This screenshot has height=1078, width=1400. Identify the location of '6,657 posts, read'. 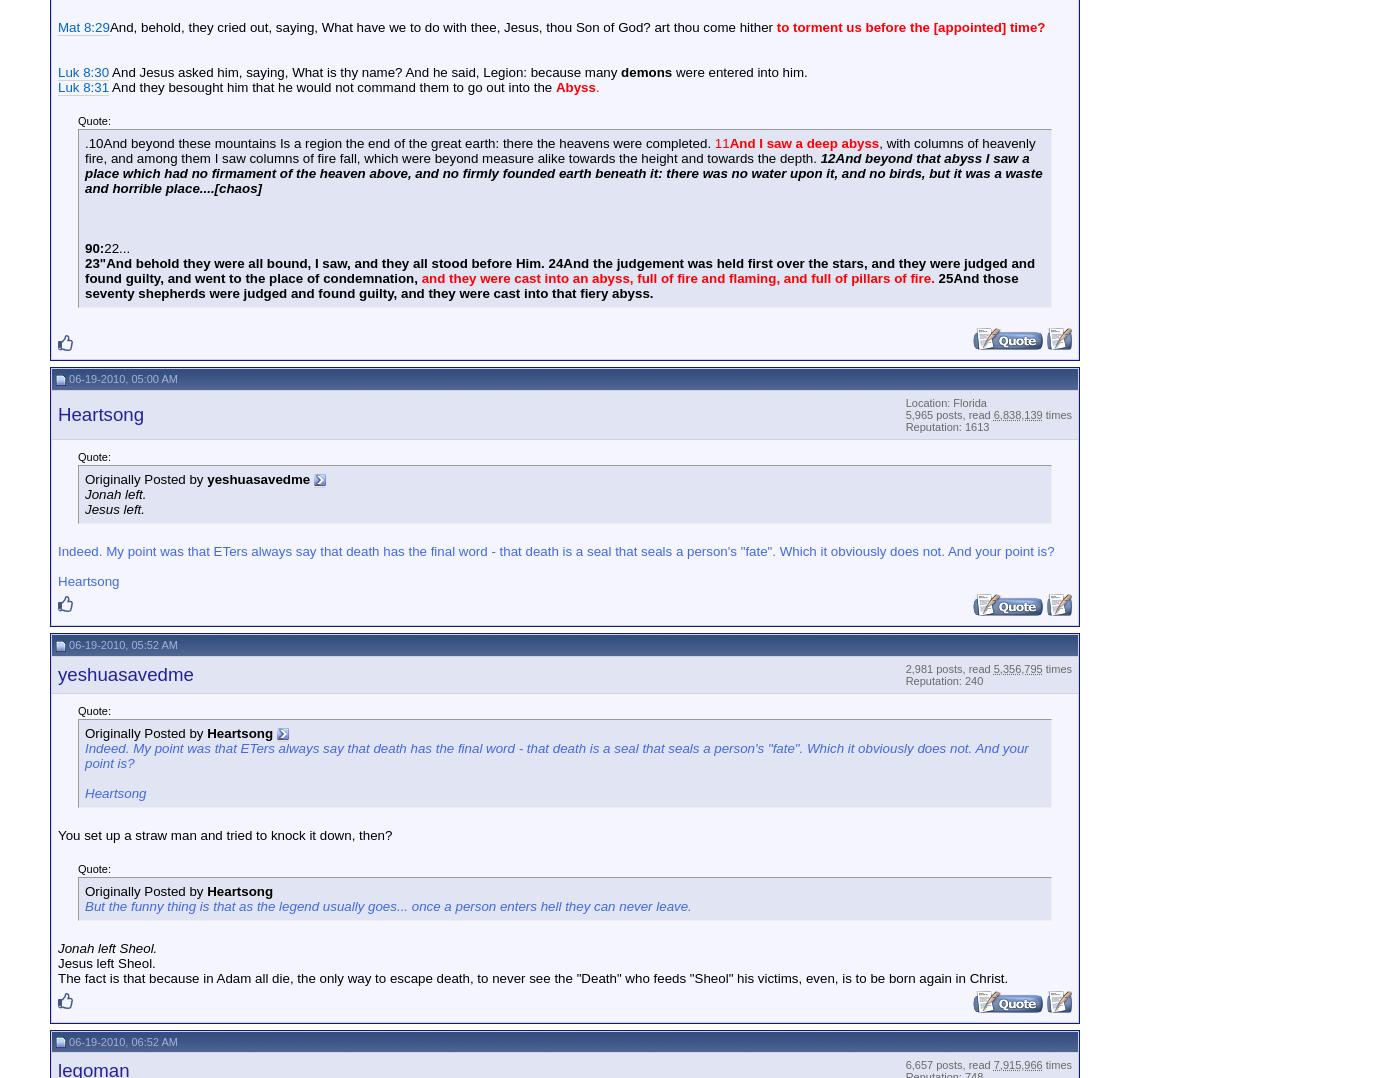
(949, 1064).